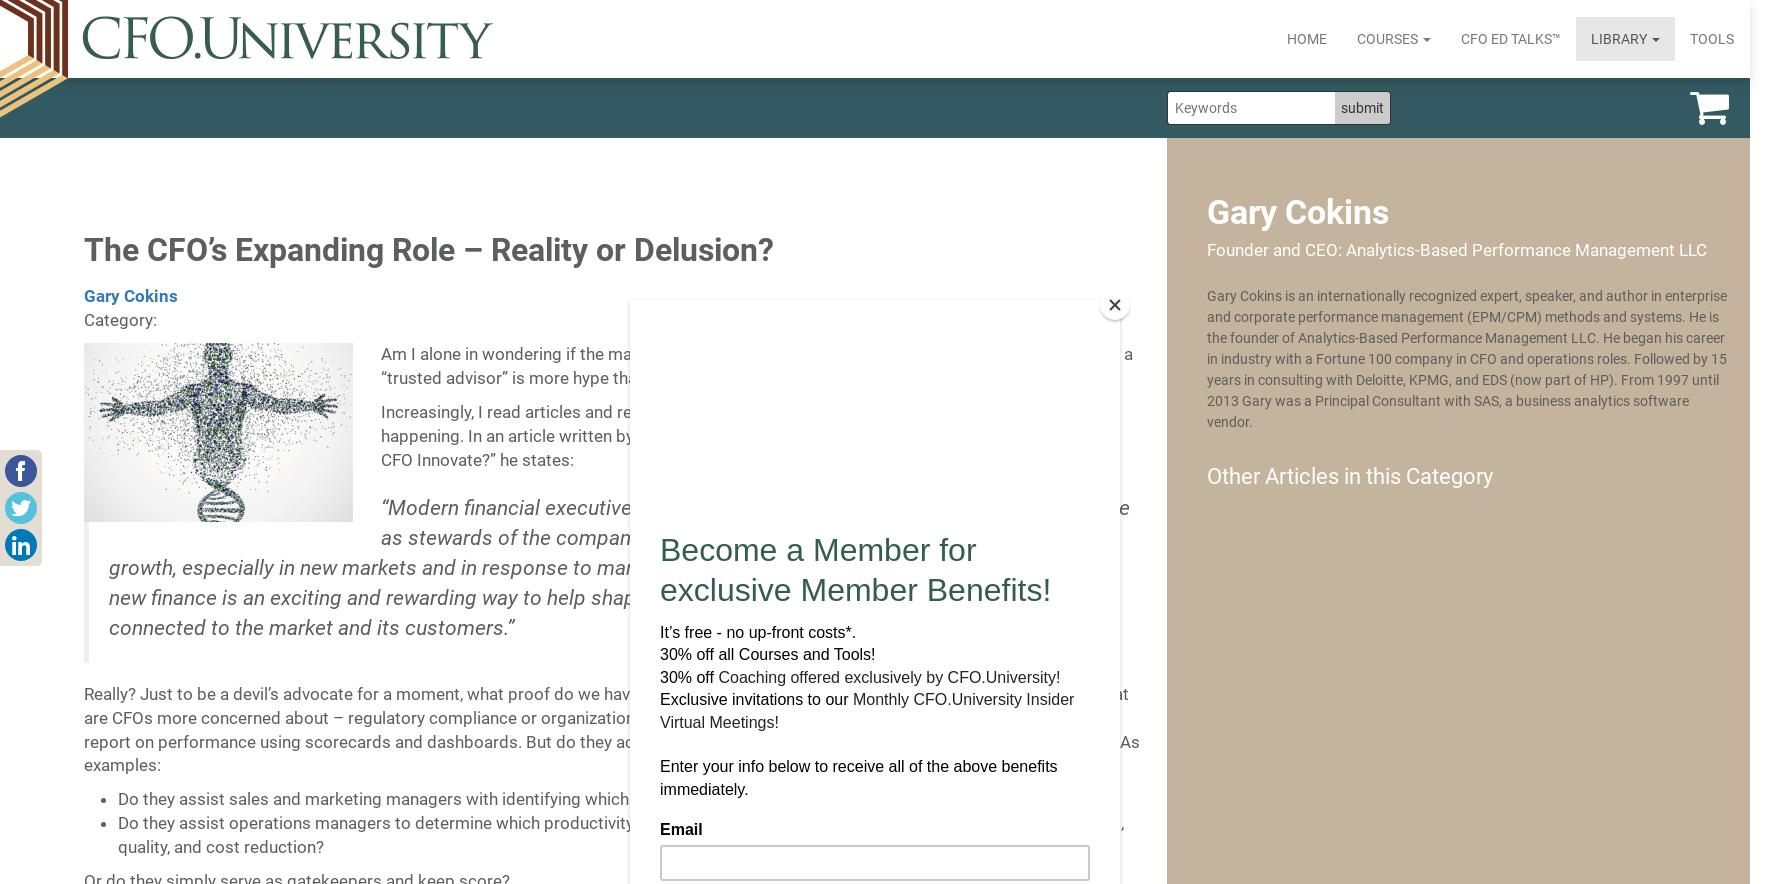  What do you see at coordinates (1510, 37) in the screenshot?
I see `'CFO Ed Talks™'` at bounding box center [1510, 37].